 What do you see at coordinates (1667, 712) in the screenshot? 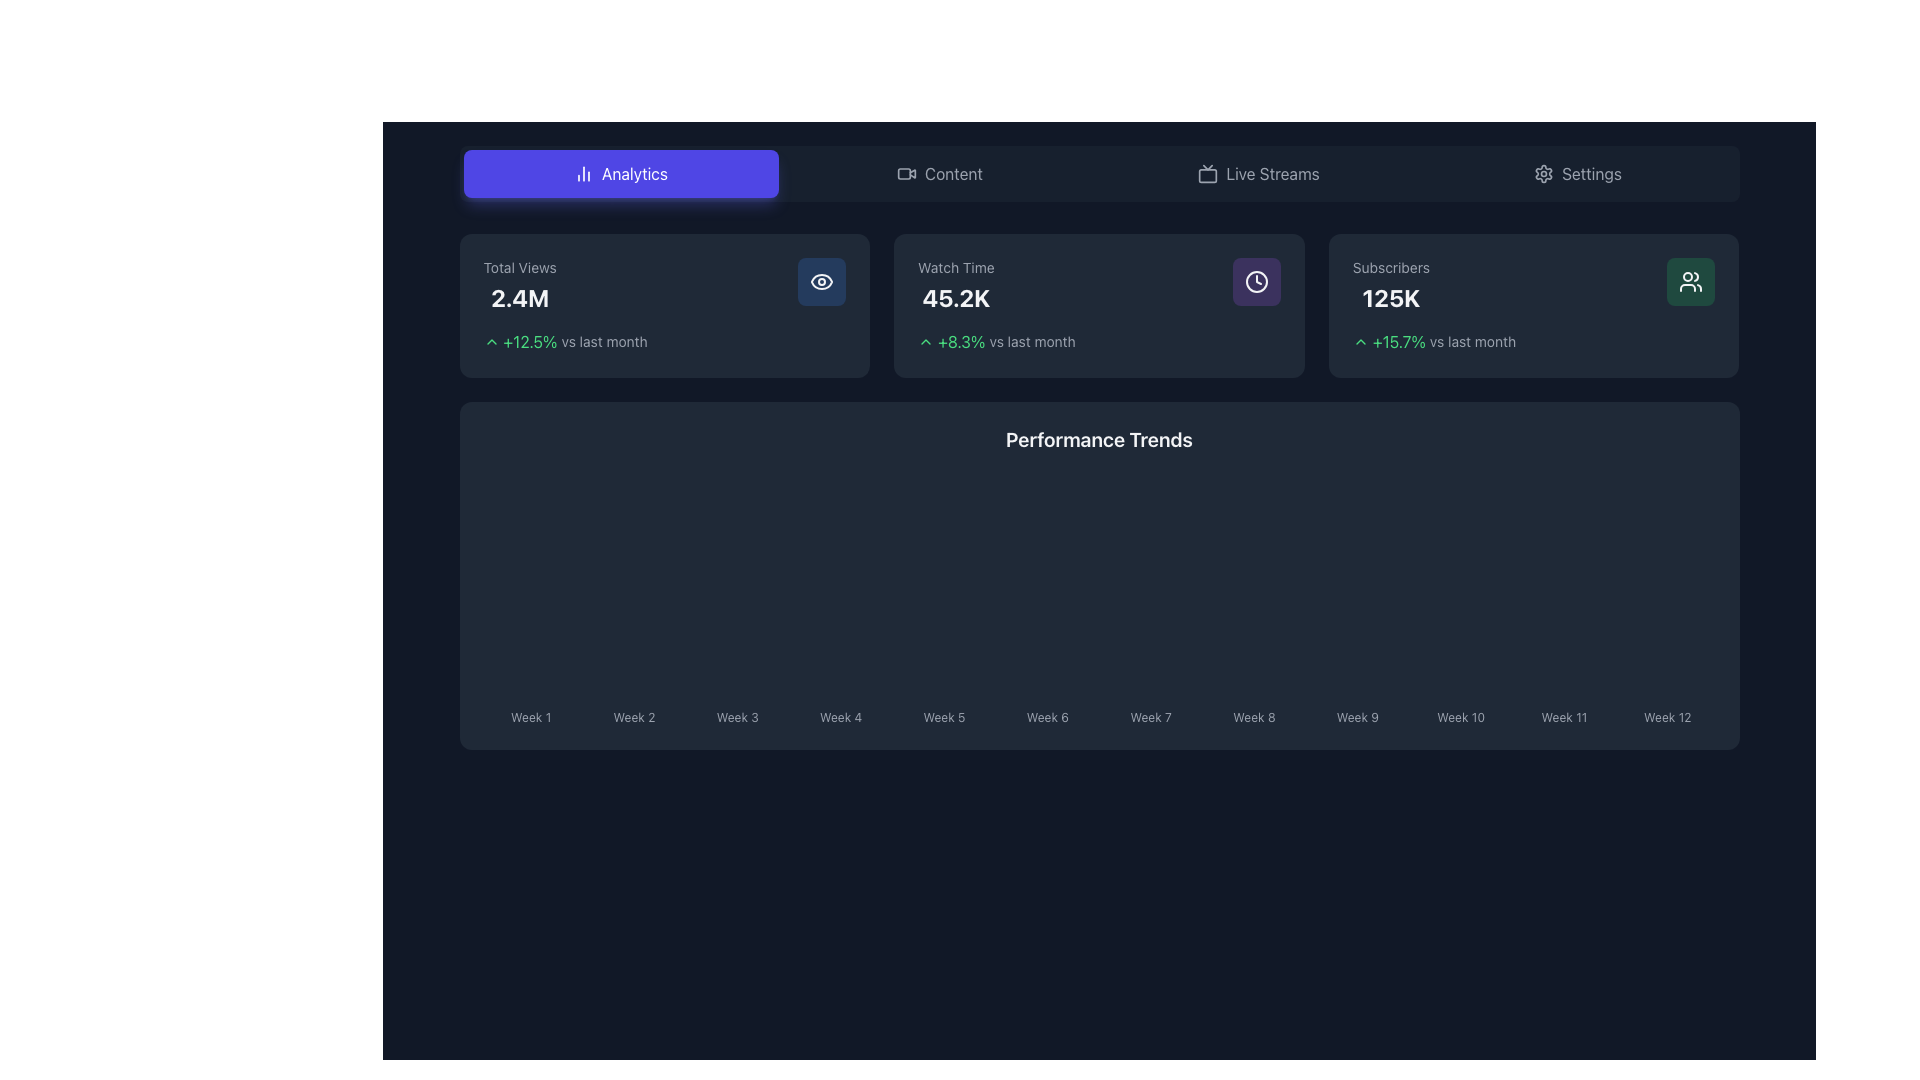
I see `the 'Week 12' label` at bounding box center [1667, 712].